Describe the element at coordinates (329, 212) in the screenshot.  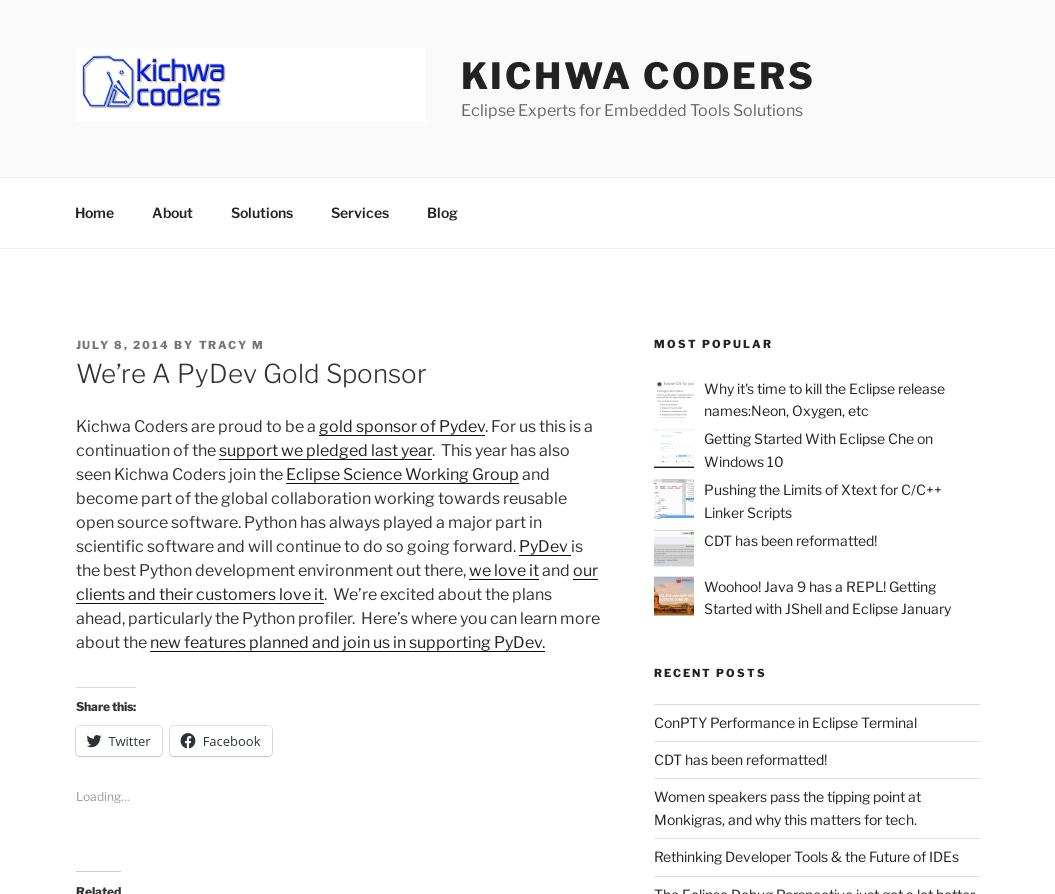
I see `'Services'` at that location.